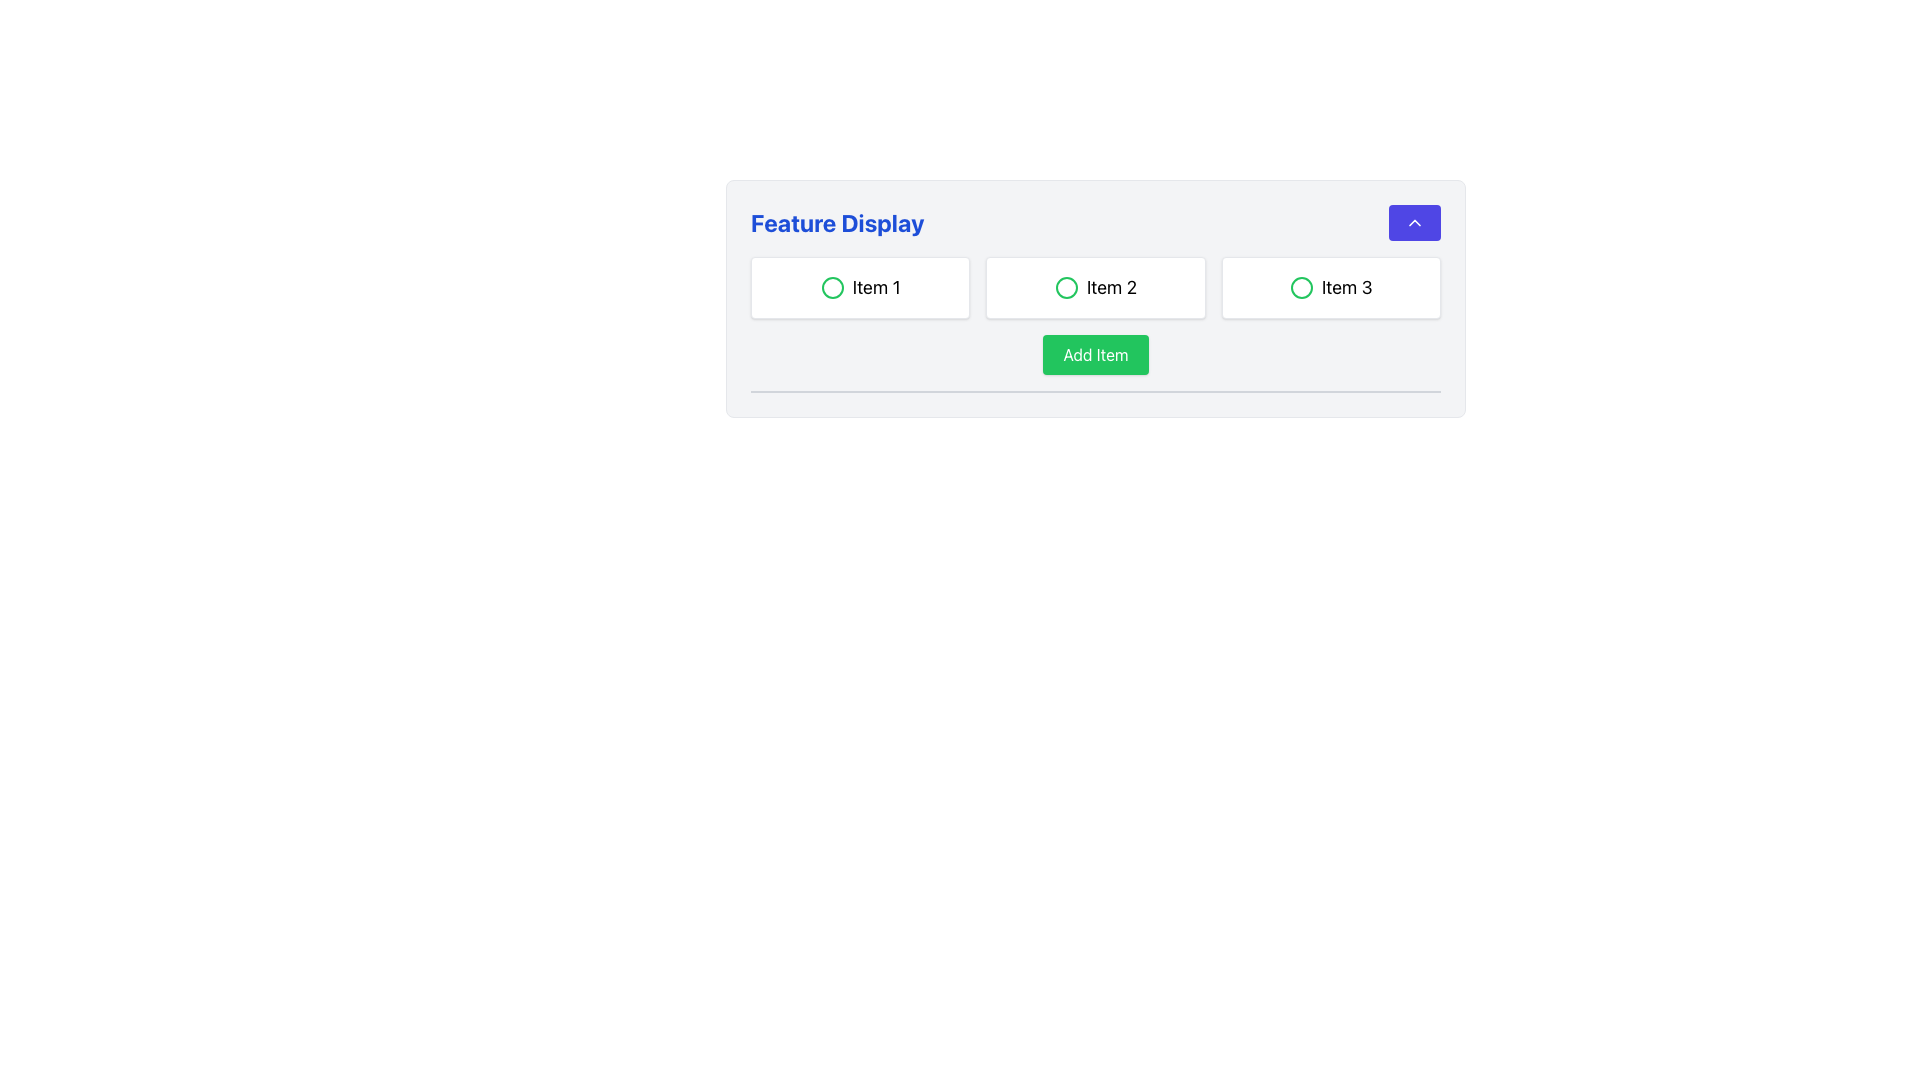 This screenshot has height=1080, width=1920. Describe the element at coordinates (1414, 223) in the screenshot. I see `the upward-pointing chevron arrow icon located in the top-right corner of the blue rectangular button within the feature display box to interact with it` at that location.